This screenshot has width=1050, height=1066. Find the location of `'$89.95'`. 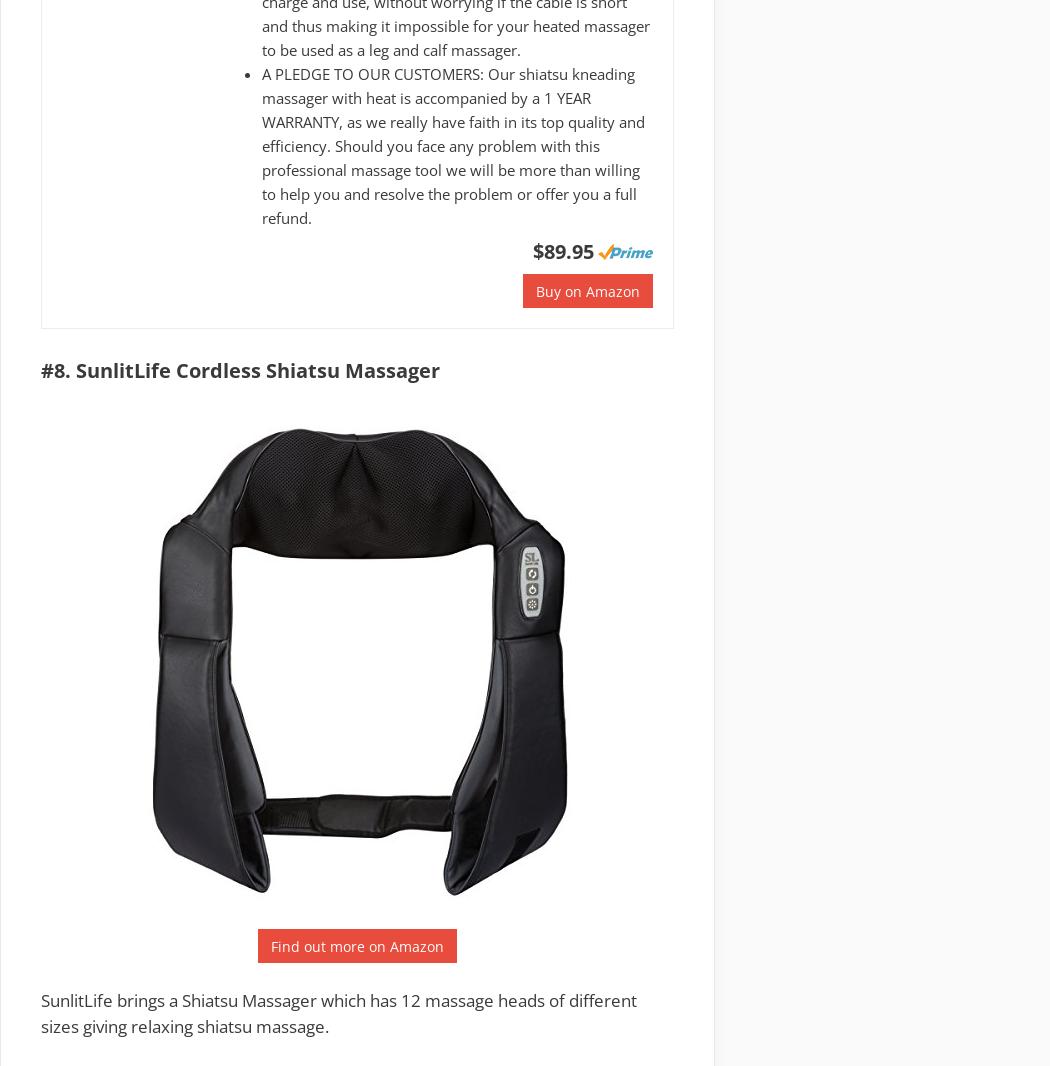

'$89.95' is located at coordinates (562, 250).